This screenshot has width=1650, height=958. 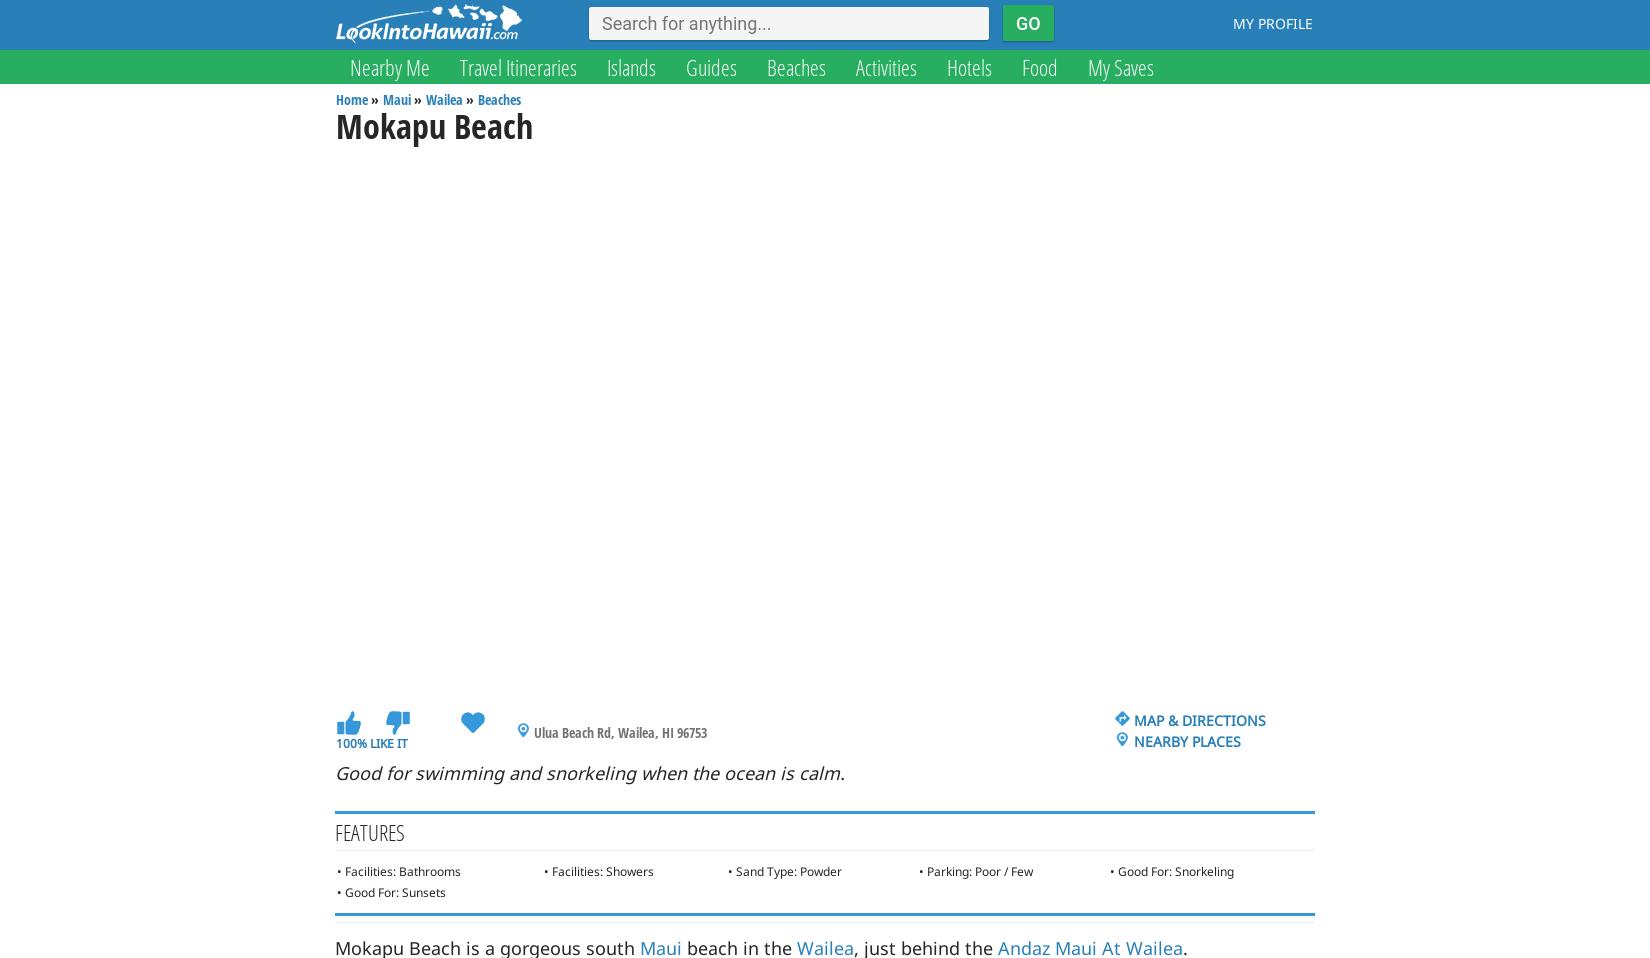 What do you see at coordinates (433, 125) in the screenshot?
I see `'Mokapu Beach'` at bounding box center [433, 125].